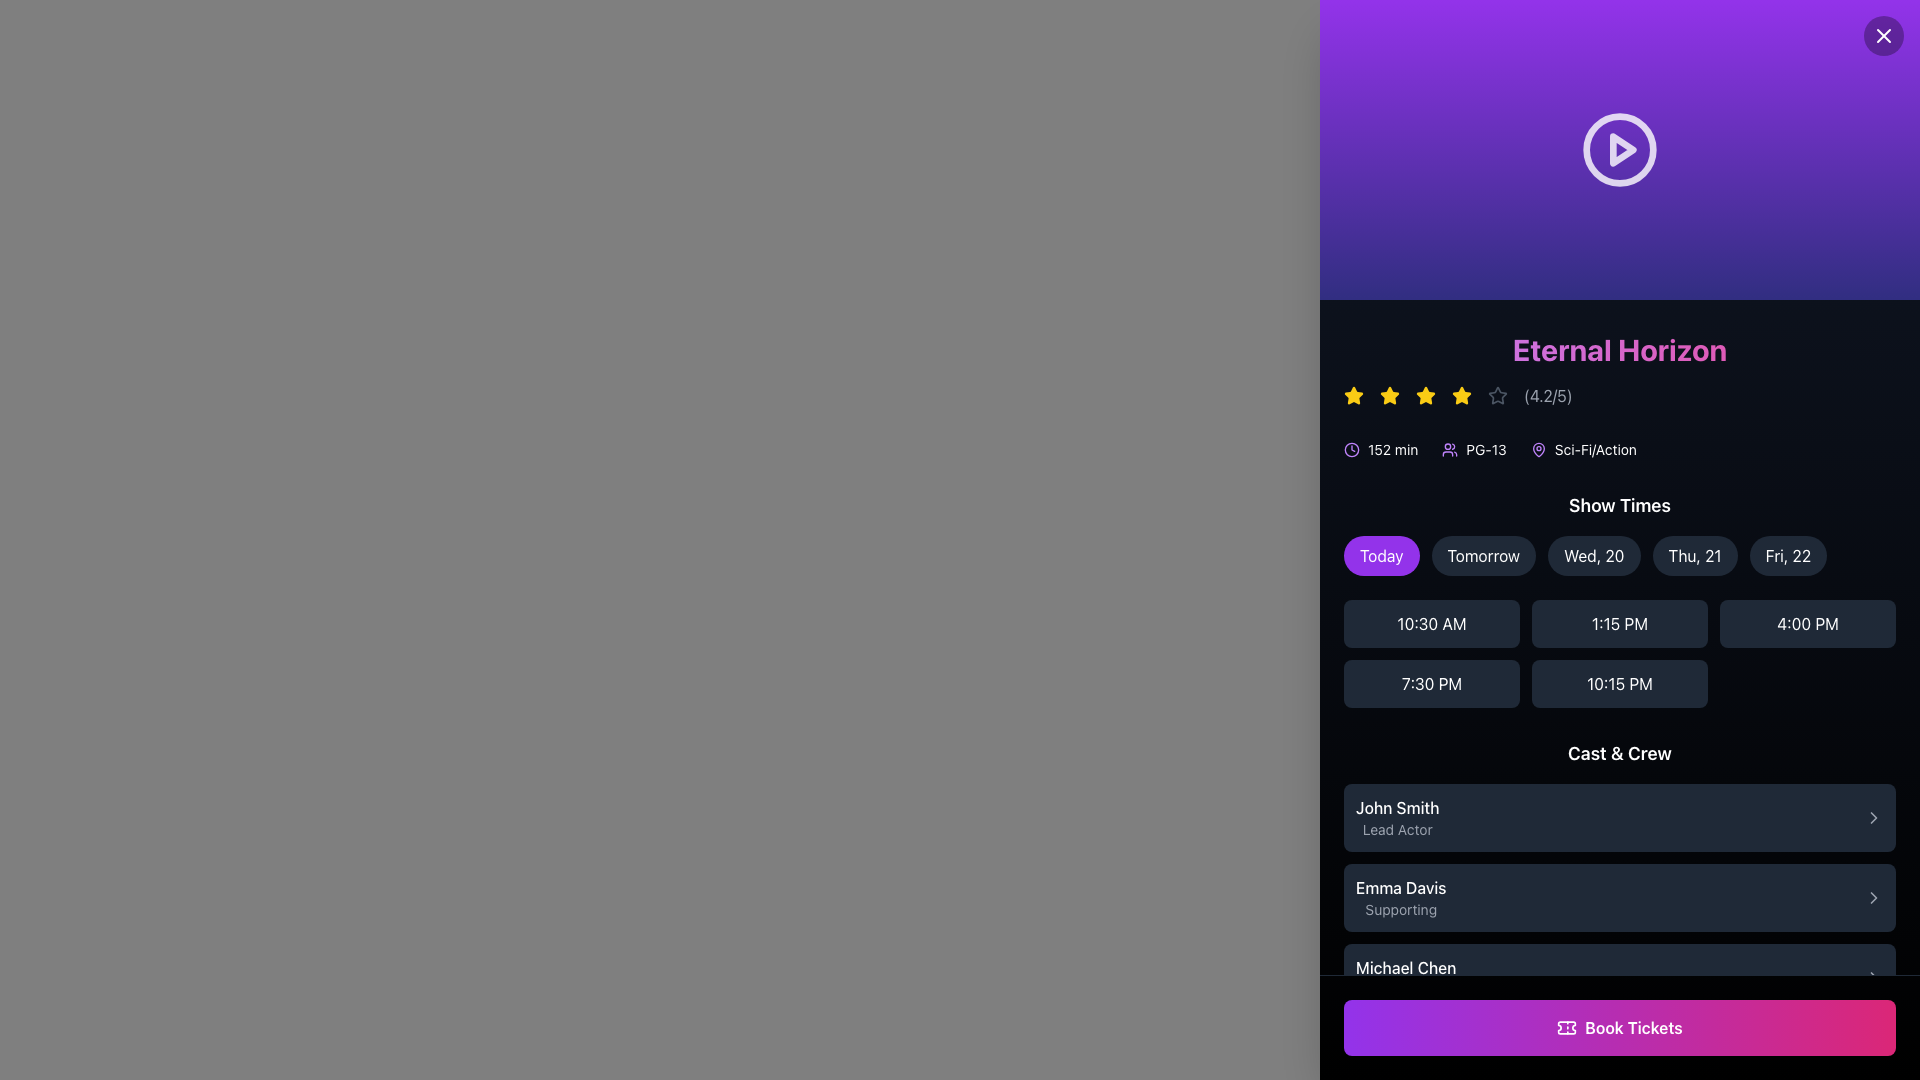  I want to click on the Label with icon displaying '152 min' and a clock icon located beneath the rating stars and movie title 'Eternal Horizon', so click(1380, 450).